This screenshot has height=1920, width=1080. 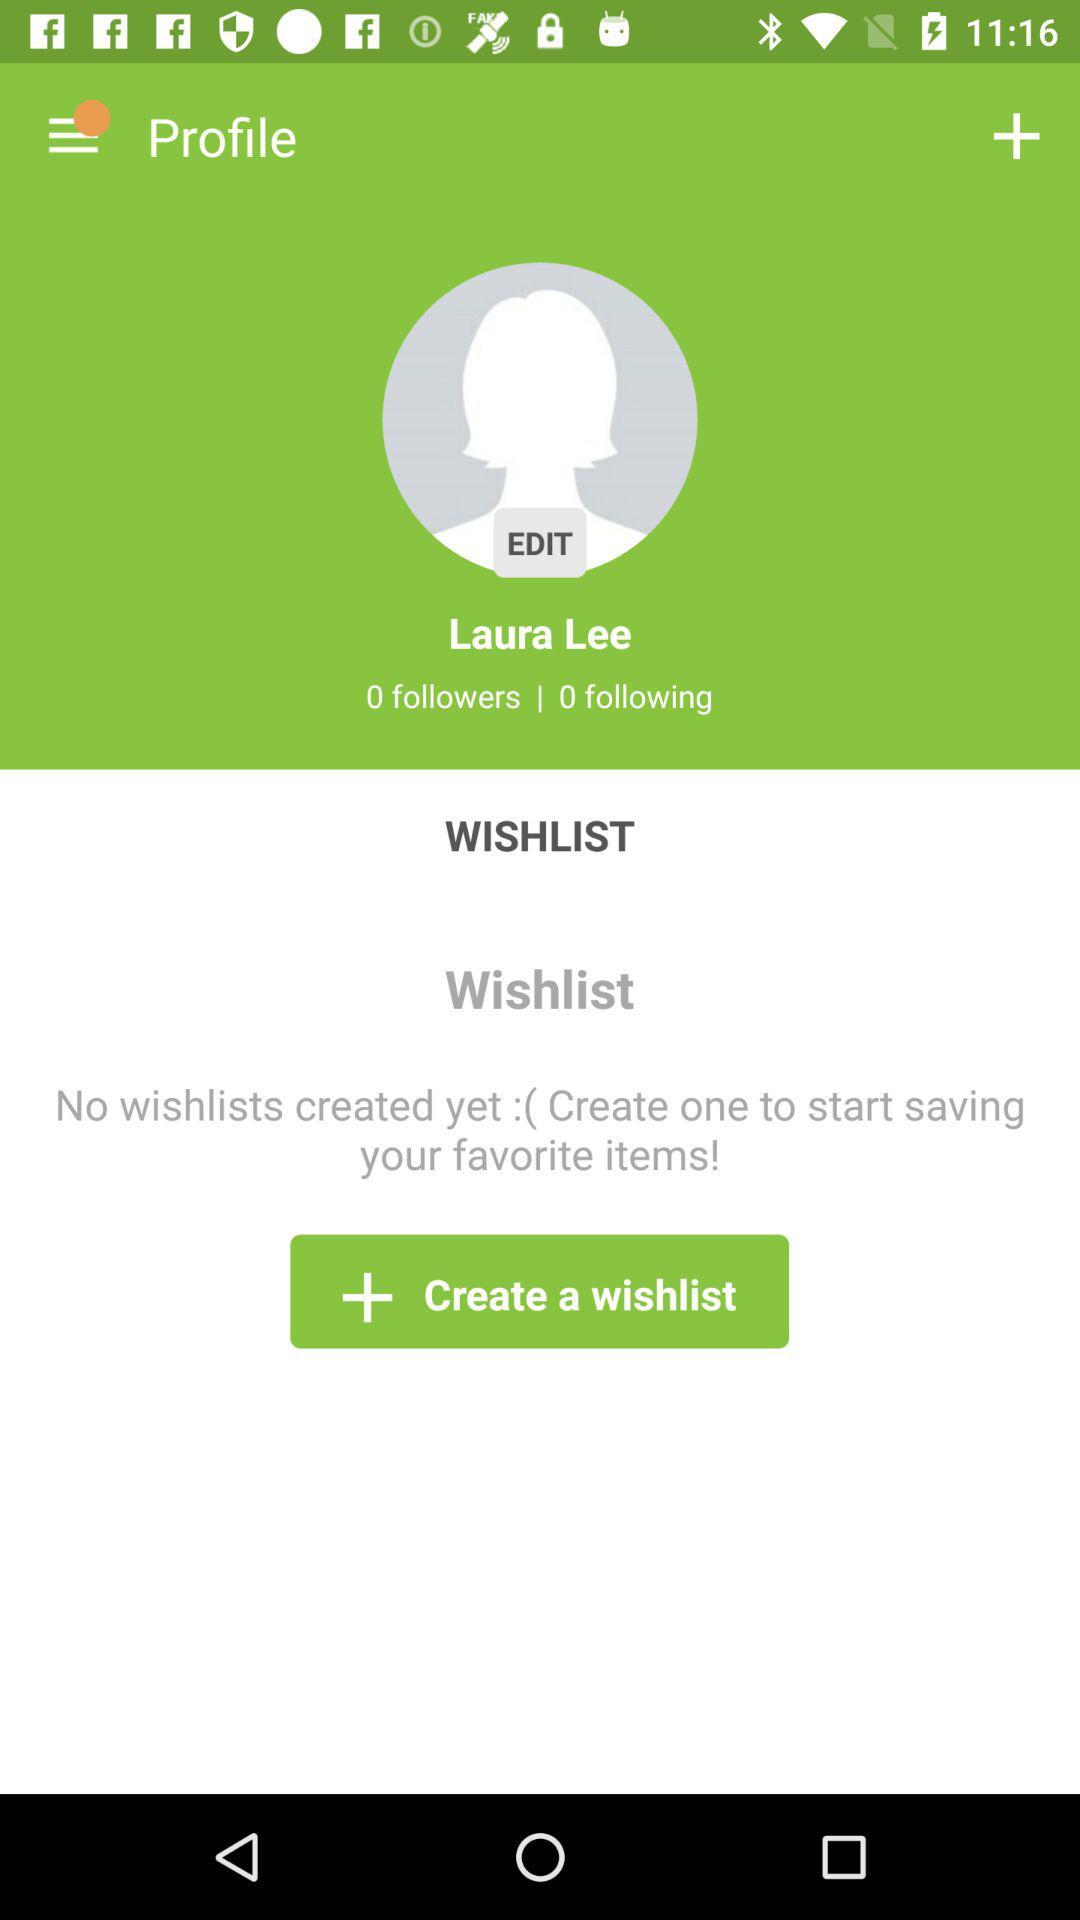 What do you see at coordinates (442, 695) in the screenshot?
I see `the item next to the   |   icon` at bounding box center [442, 695].